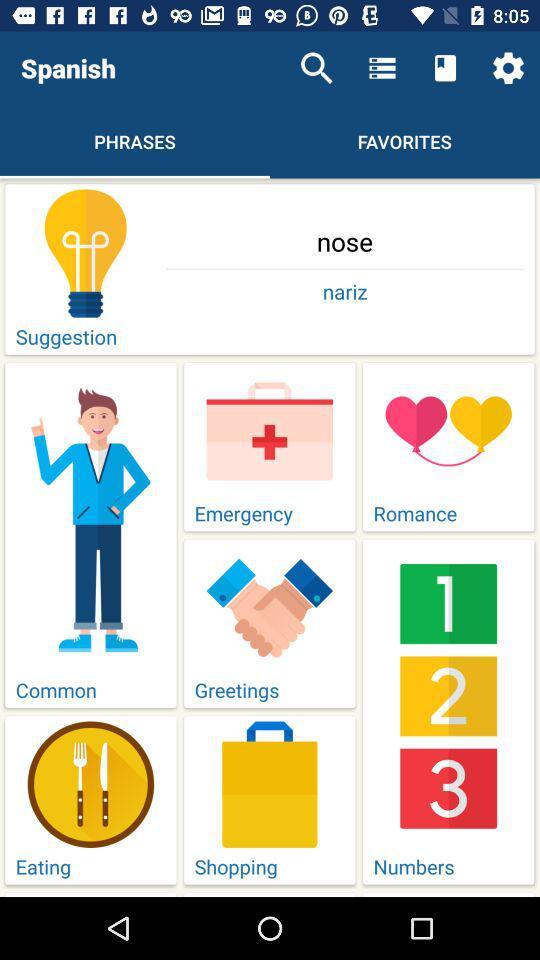  Describe the element at coordinates (316, 68) in the screenshot. I see `the item next to the spanish icon` at that location.